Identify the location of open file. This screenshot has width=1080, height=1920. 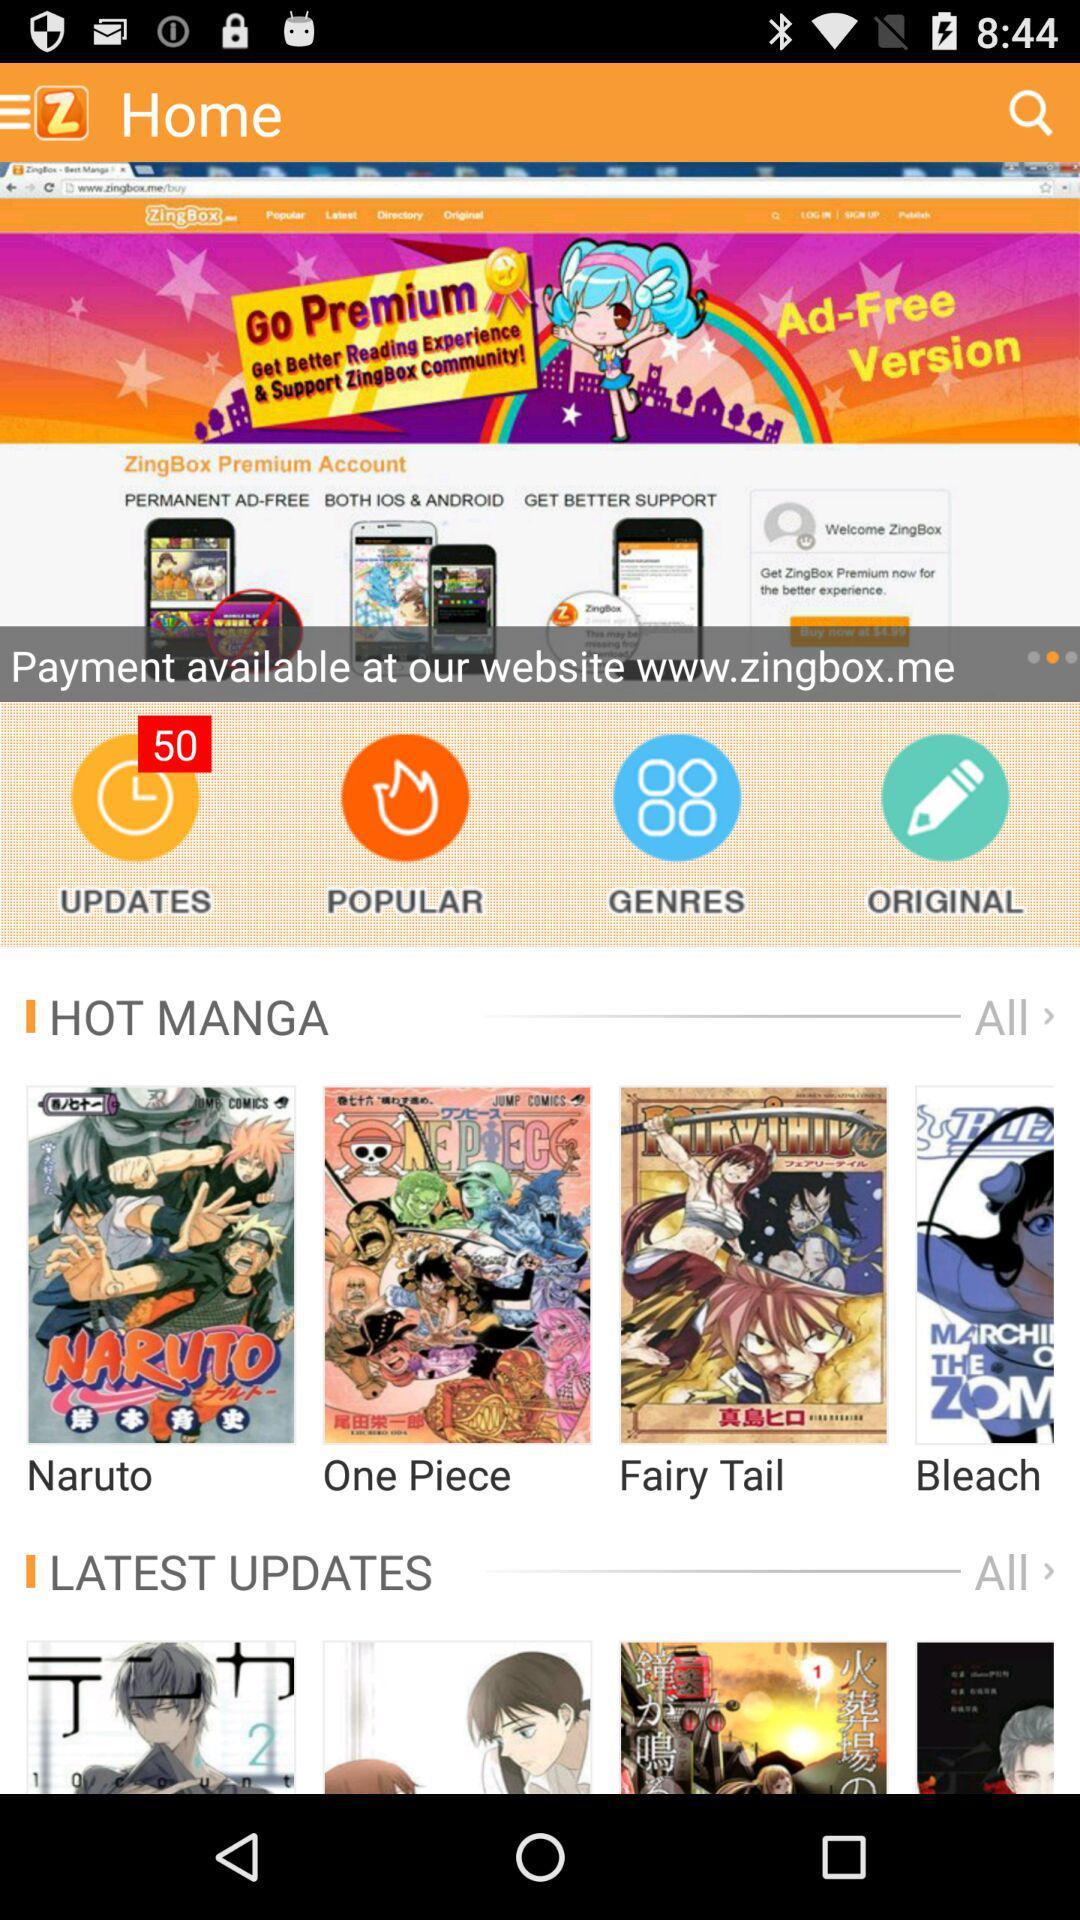
(457, 1264).